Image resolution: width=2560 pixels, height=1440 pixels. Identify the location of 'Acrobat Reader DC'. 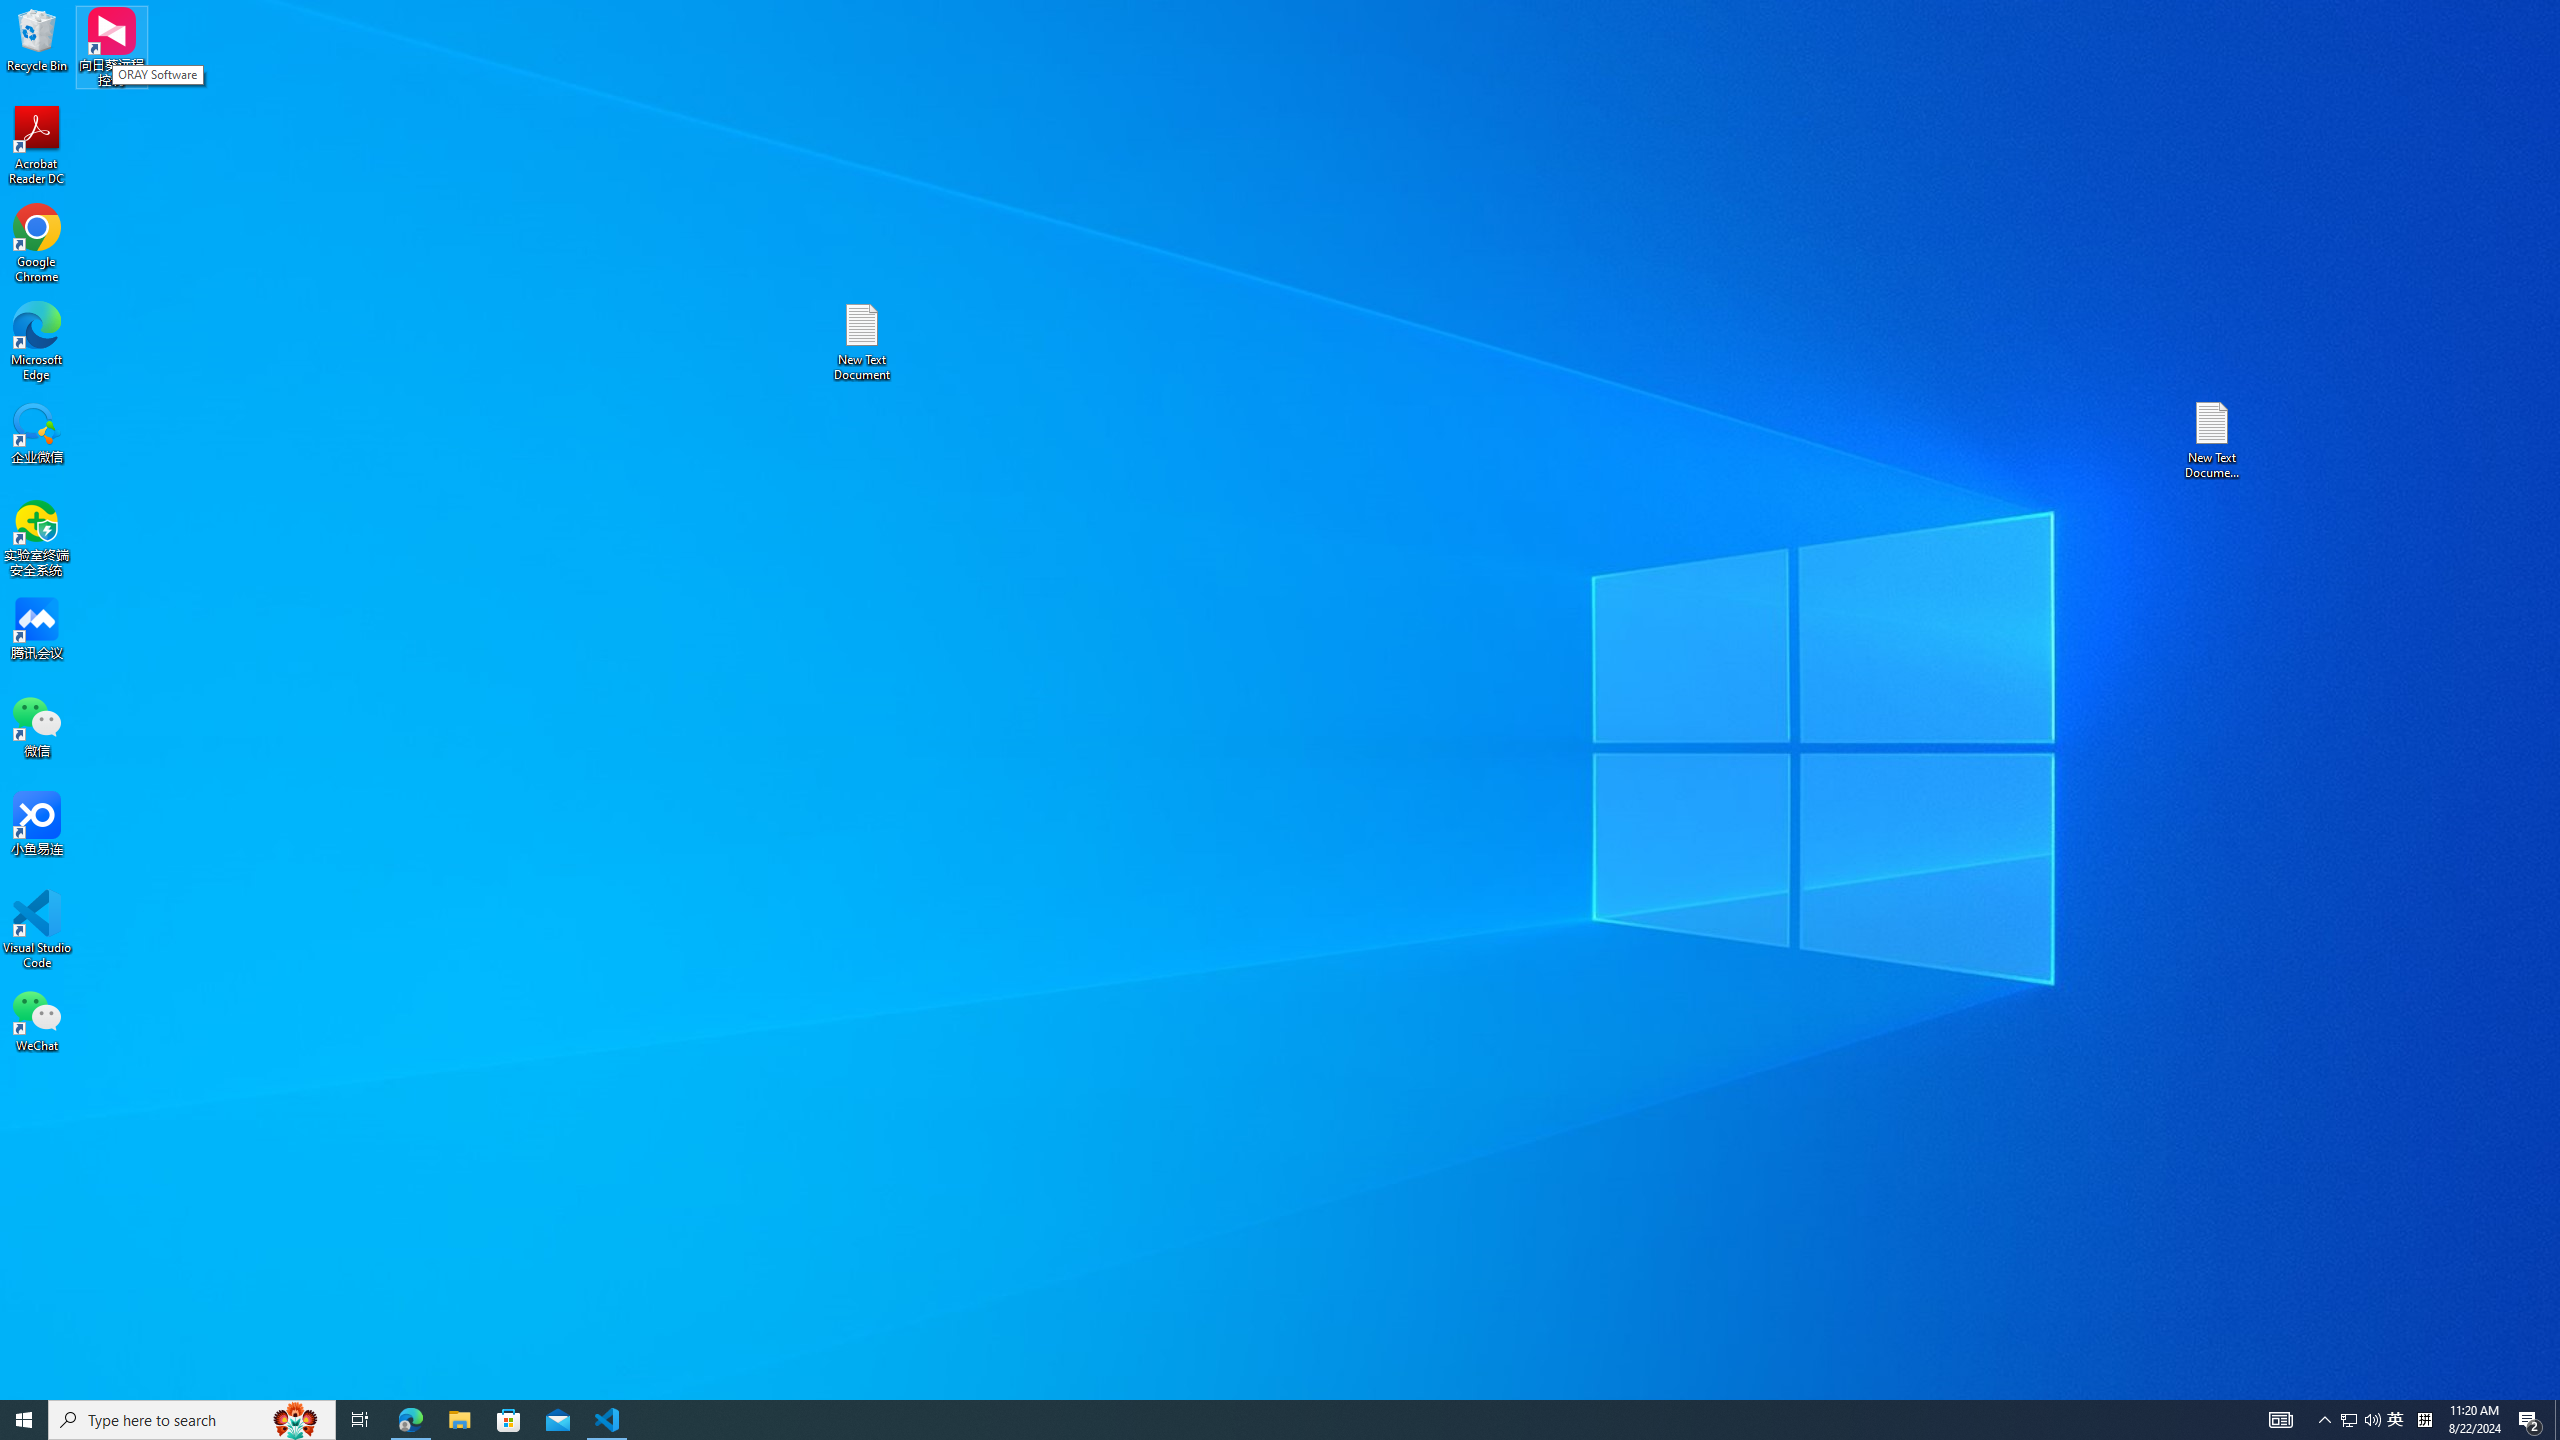
(36, 145).